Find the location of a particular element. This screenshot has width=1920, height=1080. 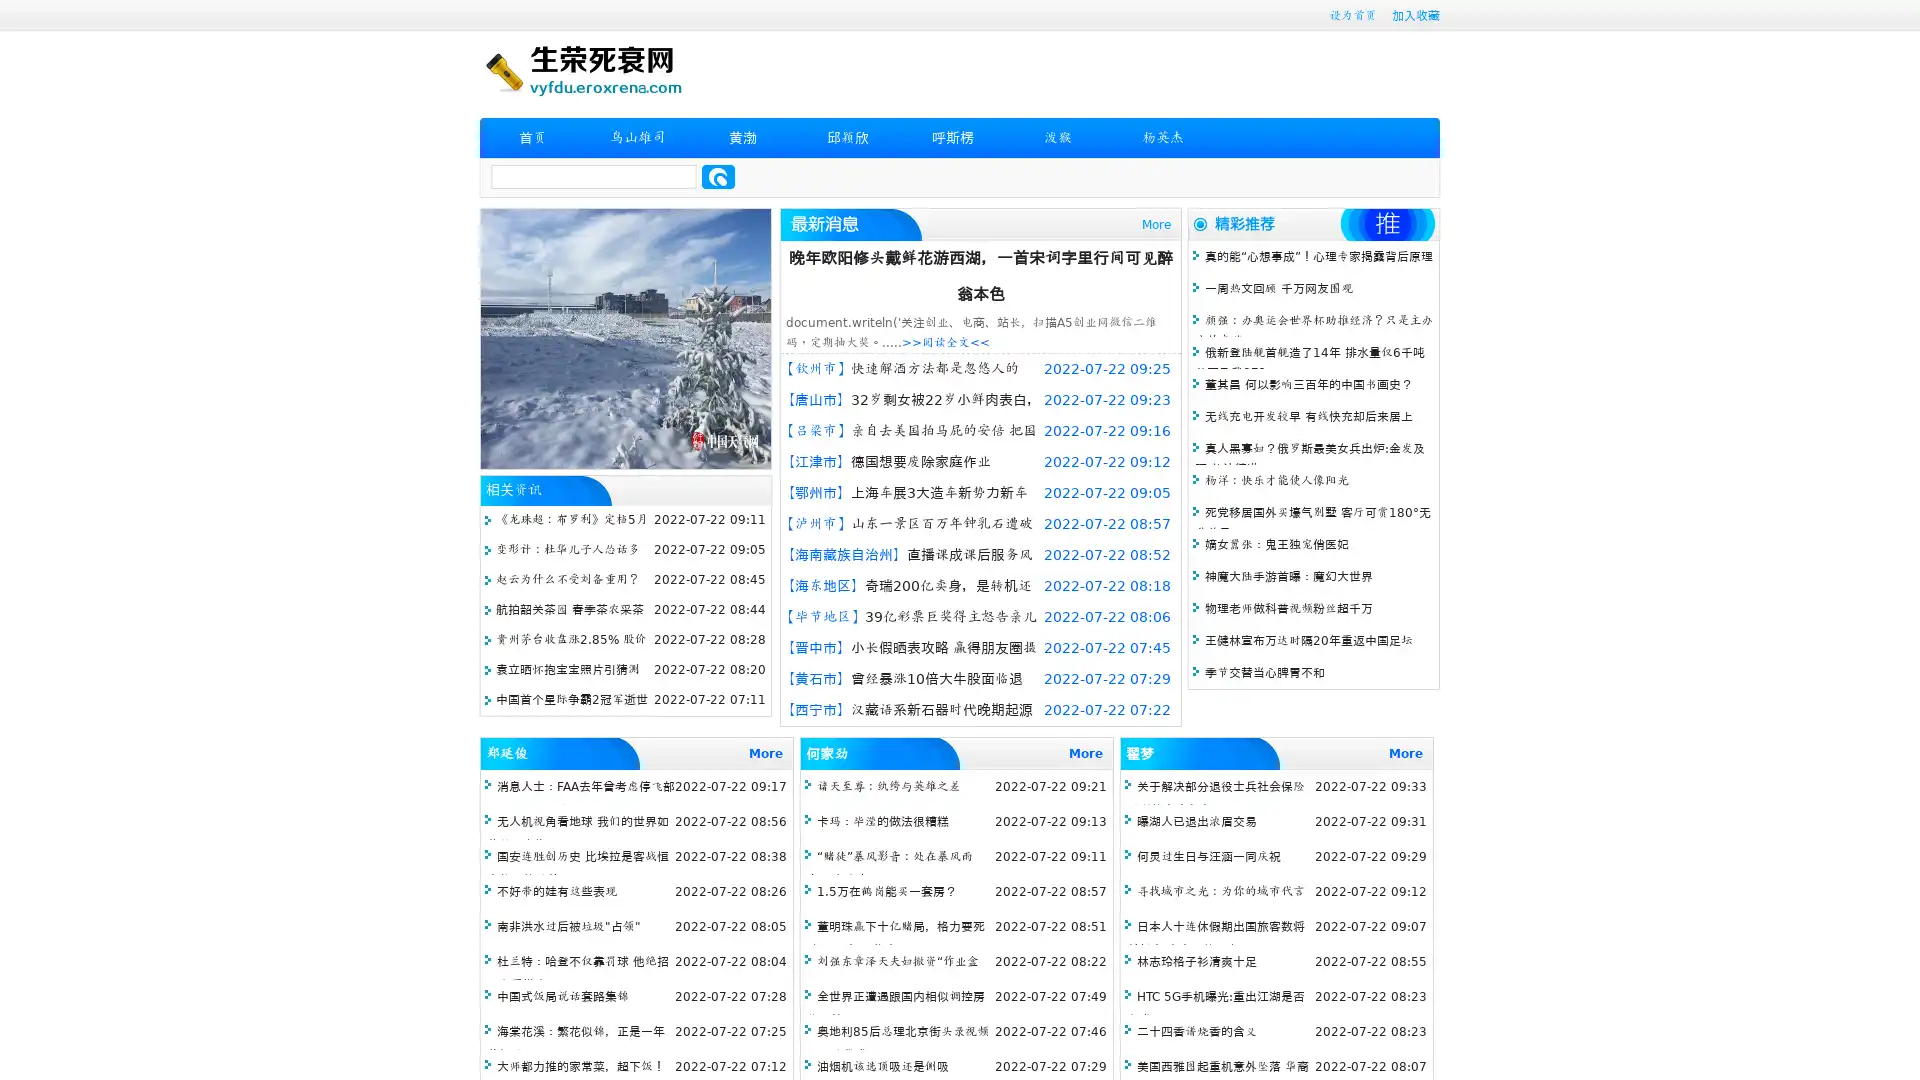

Search is located at coordinates (718, 176).